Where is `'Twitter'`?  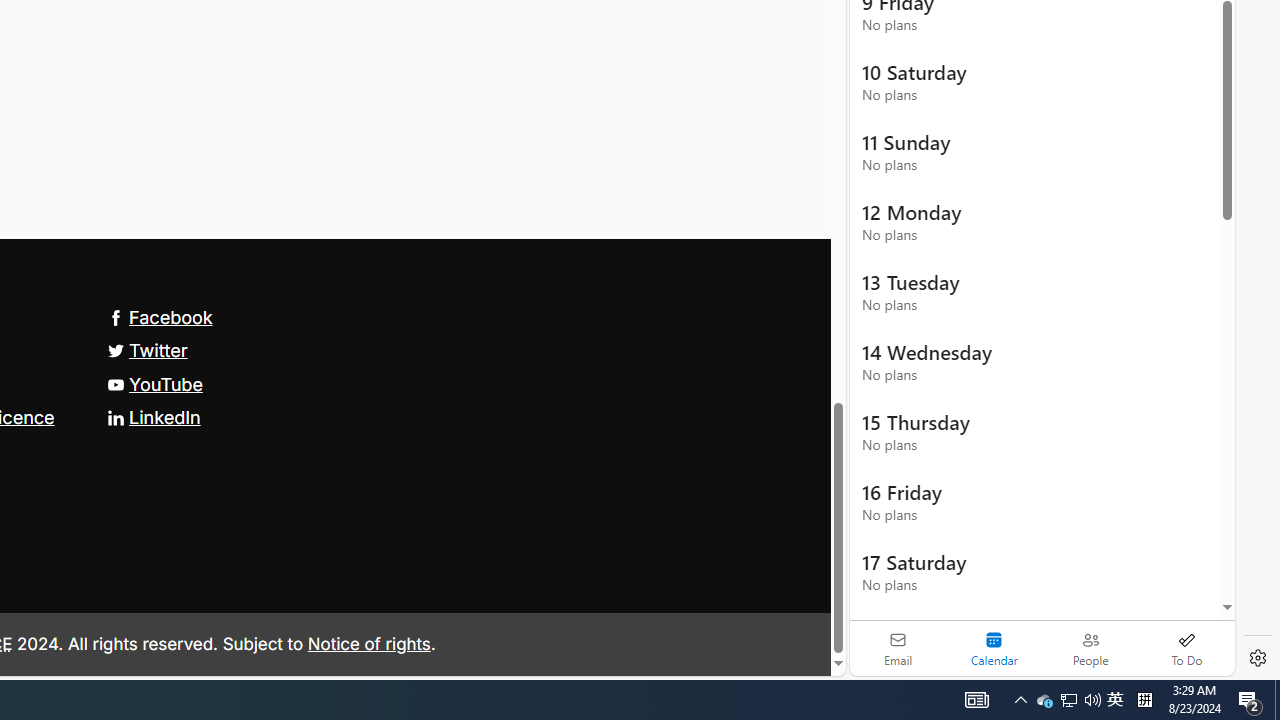
'Twitter' is located at coordinates (146, 350).